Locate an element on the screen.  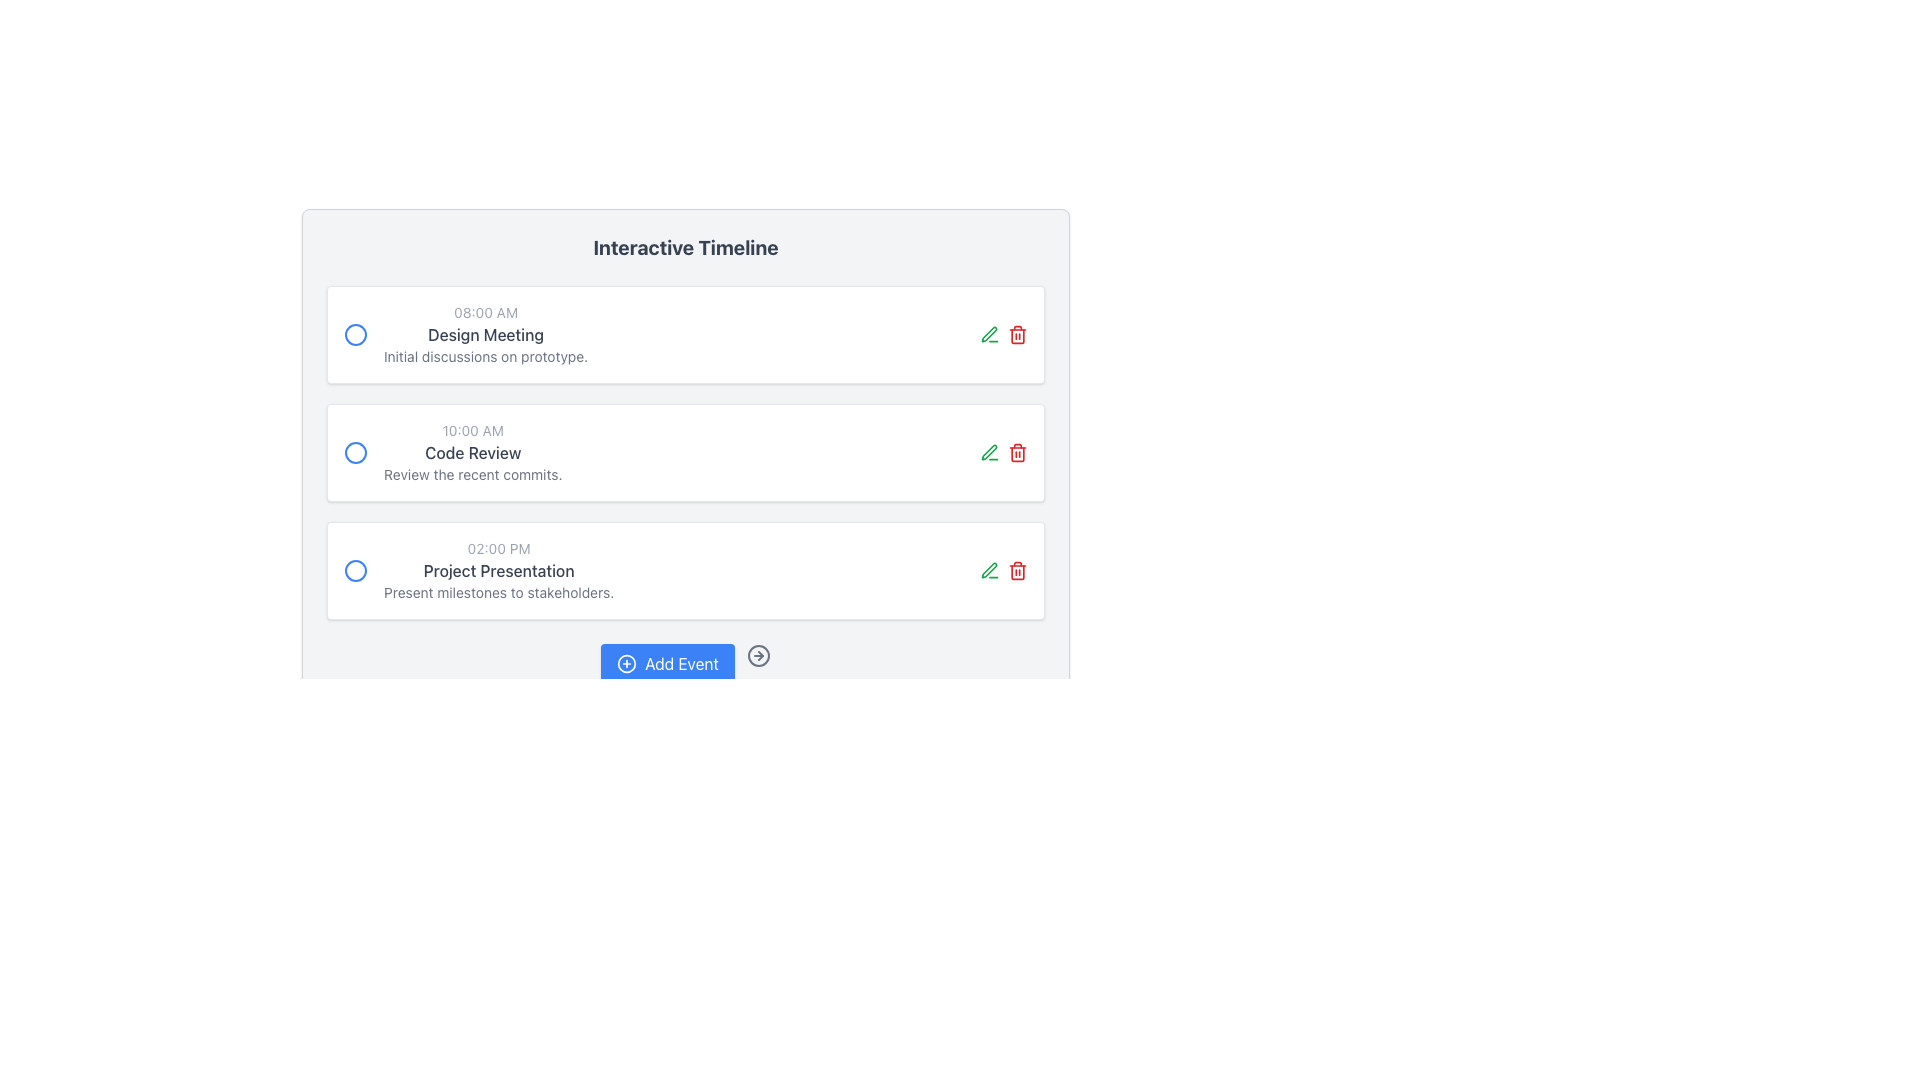
the Text Display element that shows the scheduled event details above '10:00 AM Code Review' in the vertical timeline list is located at coordinates (486, 334).